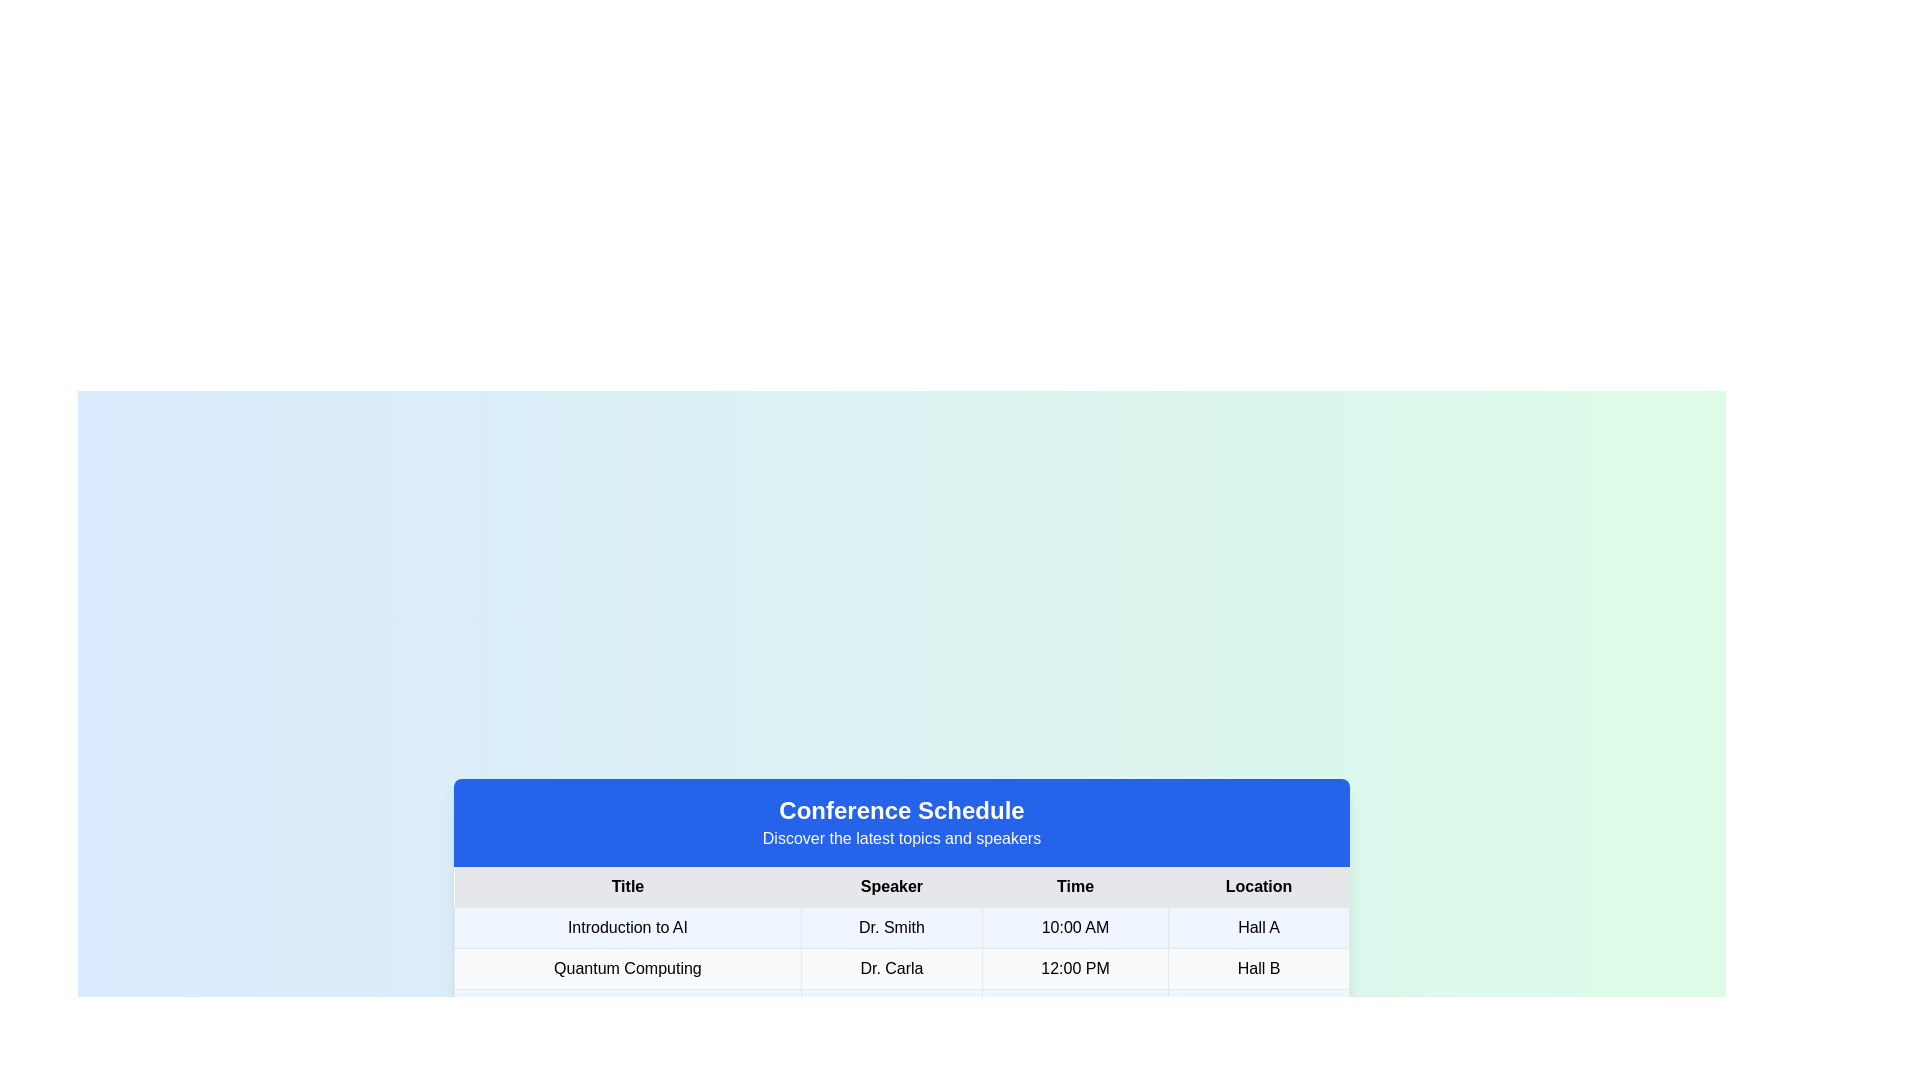 Image resolution: width=1920 pixels, height=1080 pixels. Describe the element at coordinates (901, 810) in the screenshot. I see `the text label displaying 'Conference Schedule' located in the center of a blue banner above the table-like structure` at that location.